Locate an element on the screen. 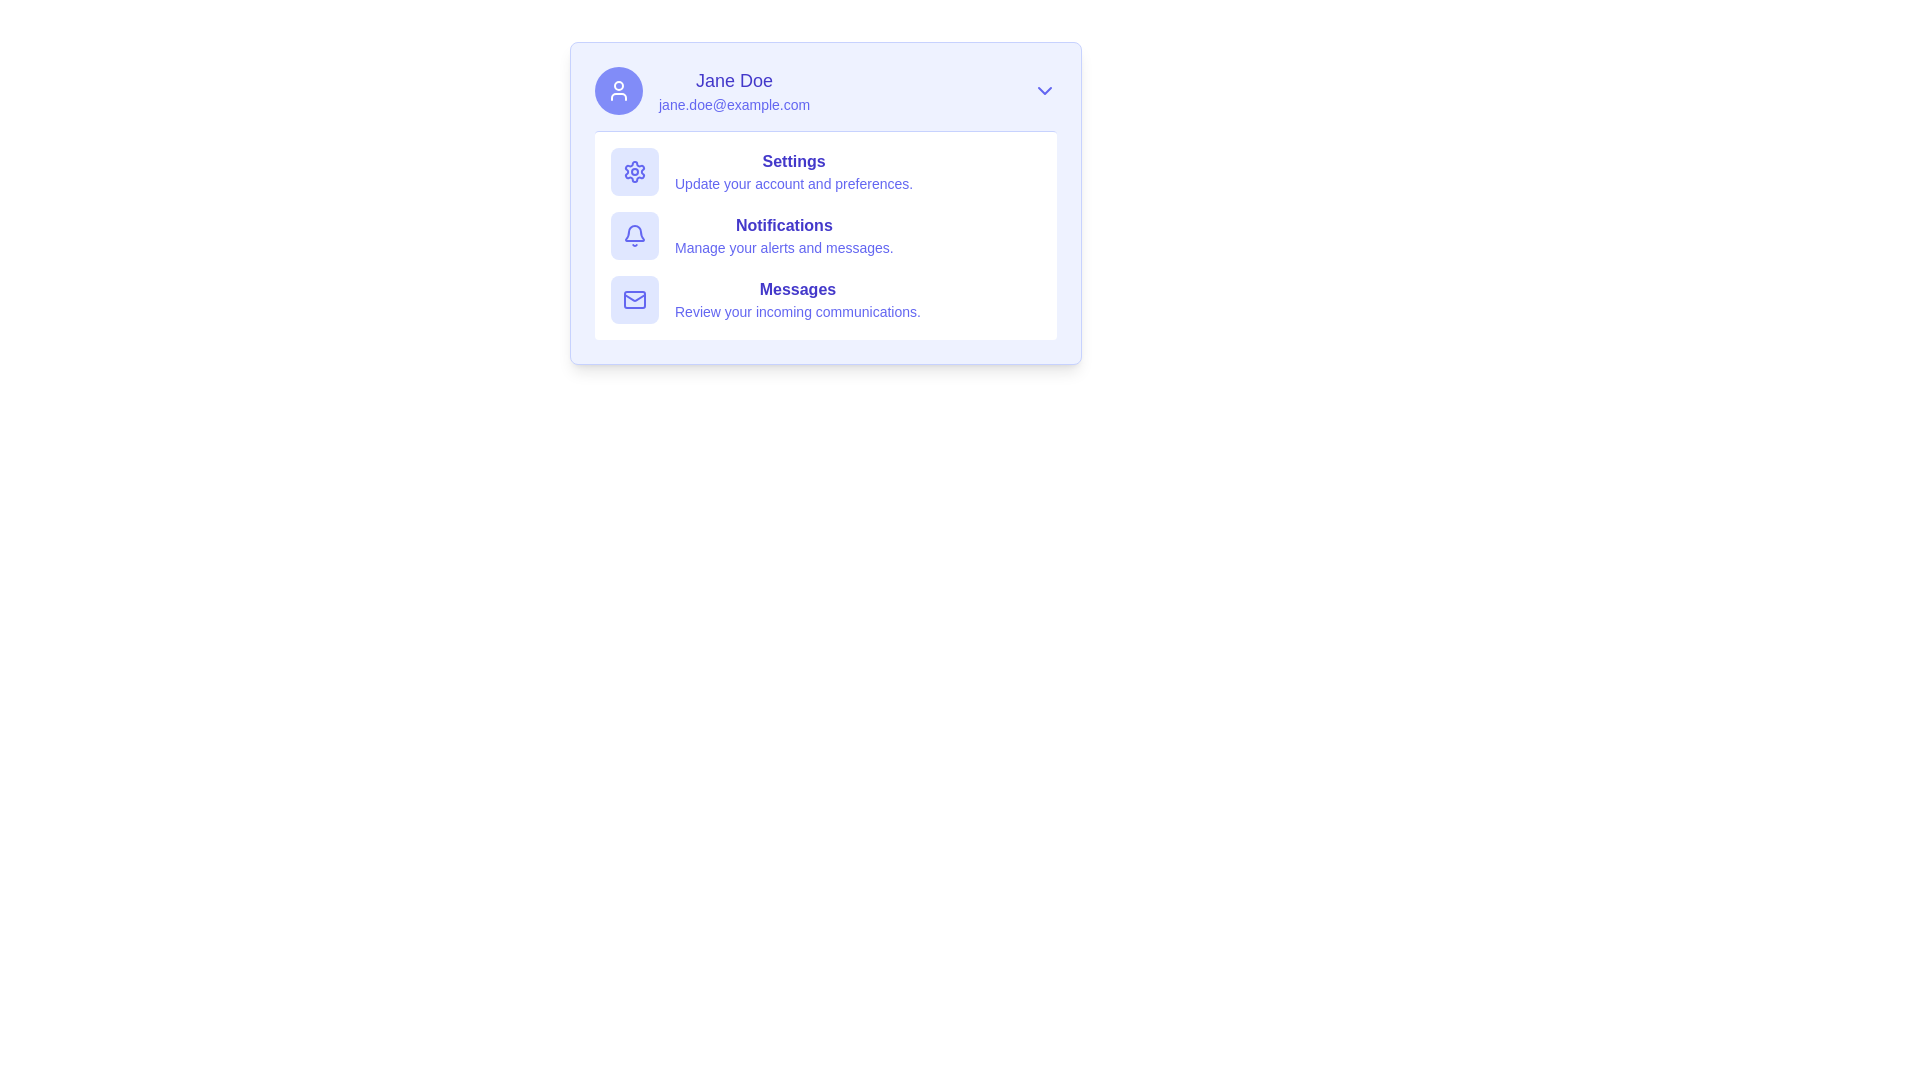 The width and height of the screenshot is (1920, 1080). the 'Settings' text element in the dropdown menu that provides account and preferences updates, located in the second slot of the options list is located at coordinates (793, 171).